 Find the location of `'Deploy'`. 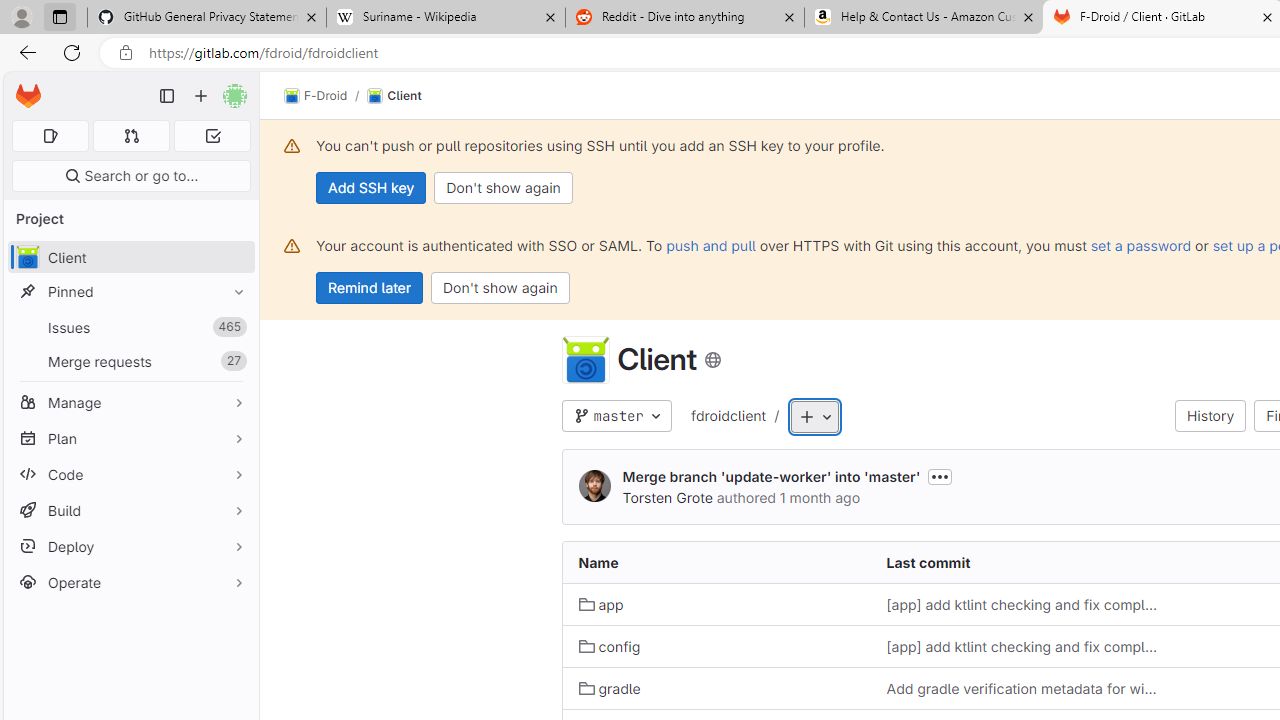

'Deploy' is located at coordinates (130, 546).